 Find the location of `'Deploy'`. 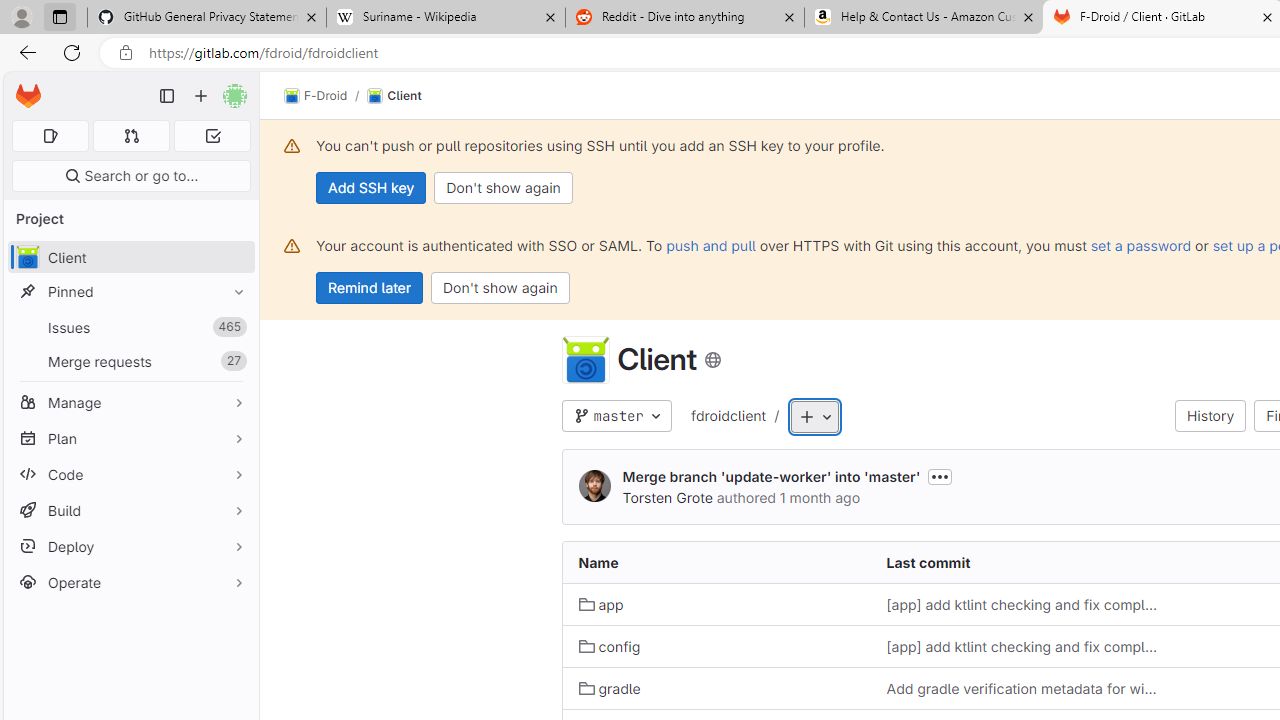

'Deploy' is located at coordinates (130, 546).